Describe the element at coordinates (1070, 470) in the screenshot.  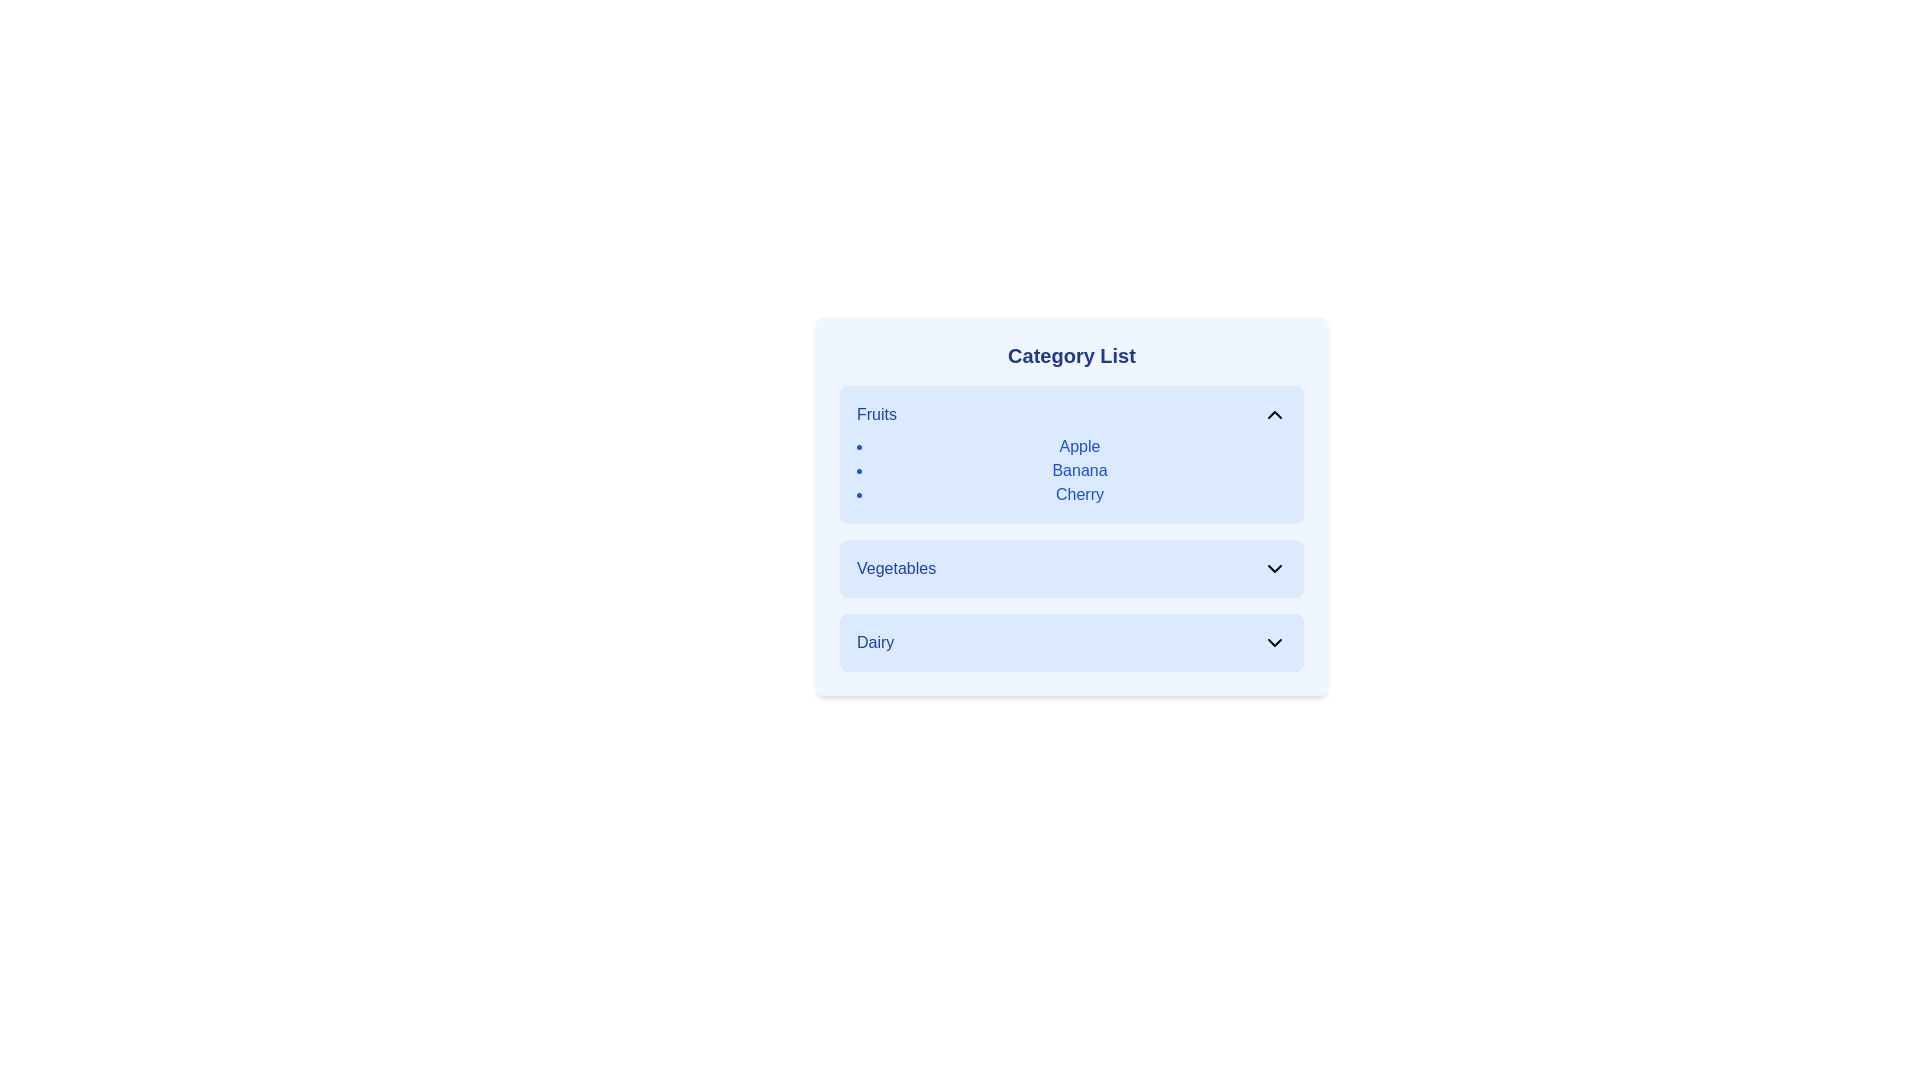
I see `the items in the 'Fruits' list` at that location.